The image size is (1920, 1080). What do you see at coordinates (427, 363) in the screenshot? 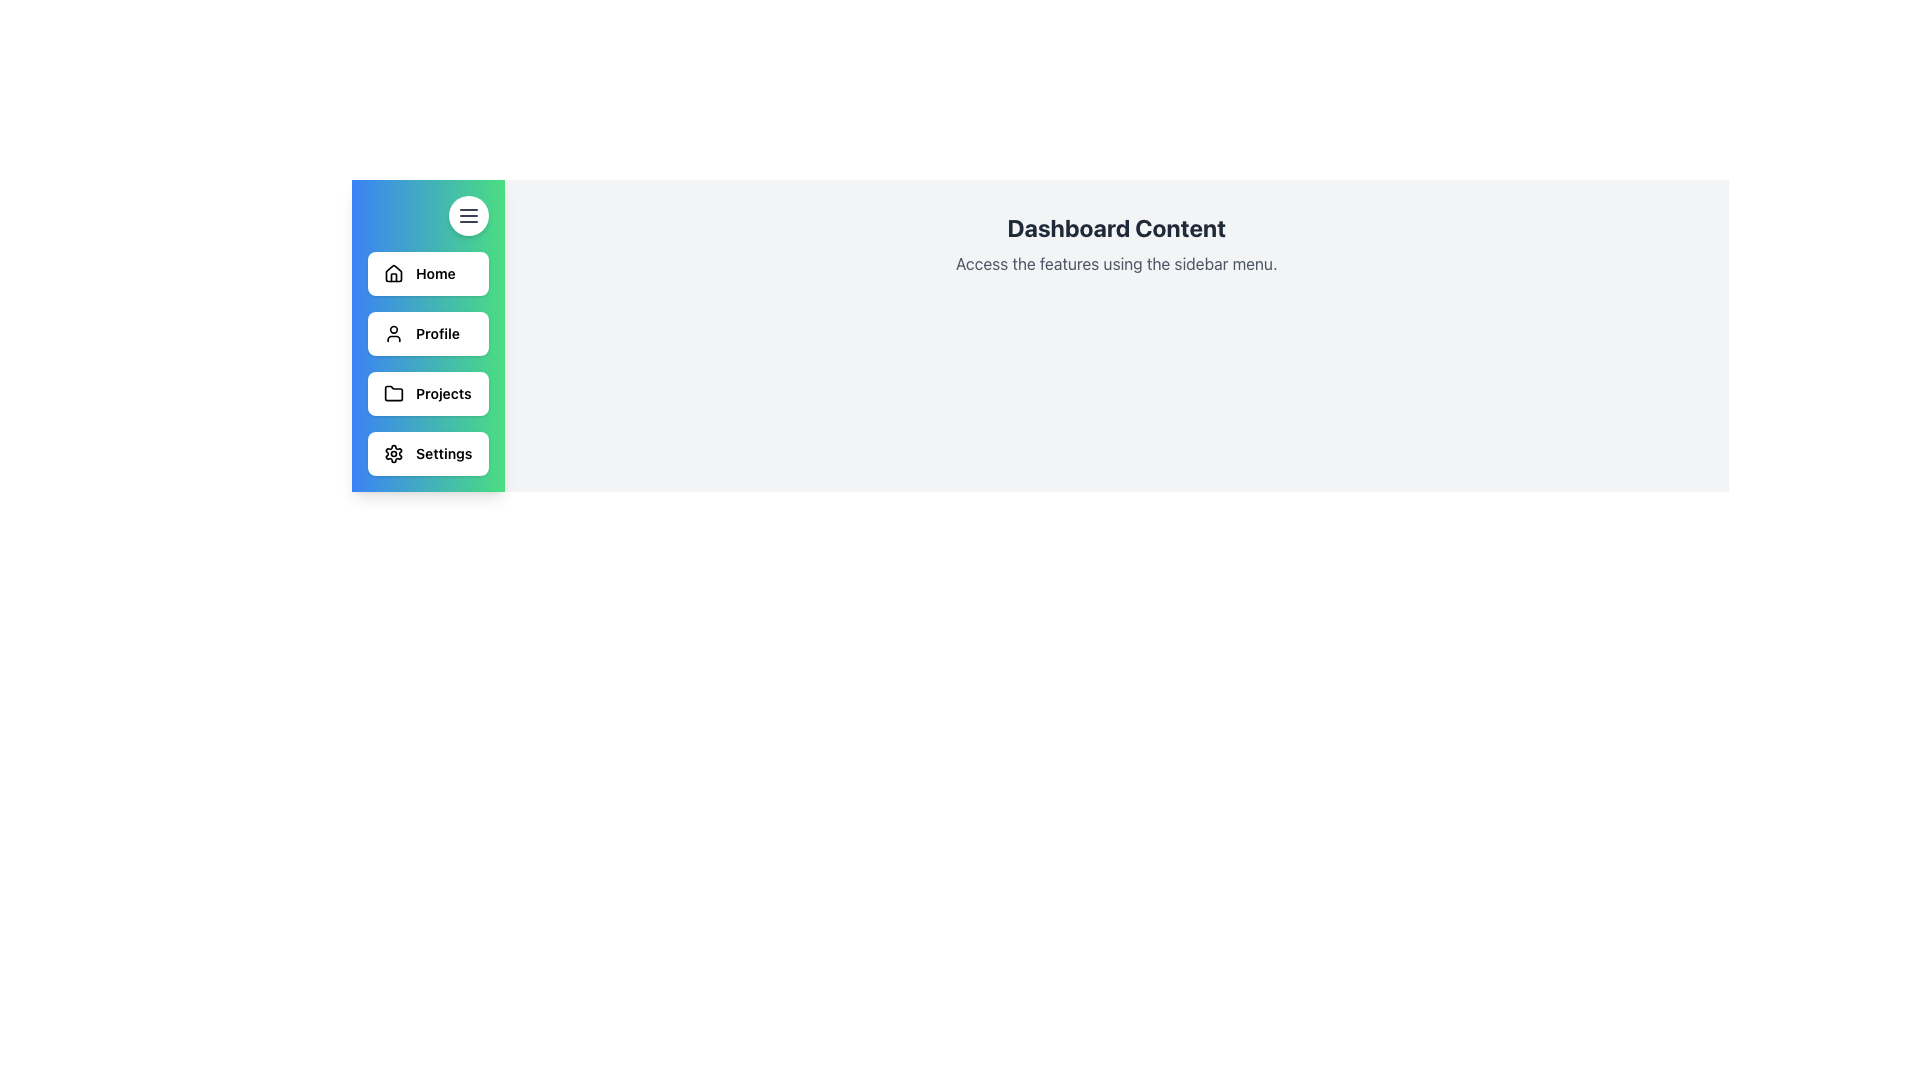
I see `the 'Projects' navigation menu button located in the left sidebar` at bounding box center [427, 363].